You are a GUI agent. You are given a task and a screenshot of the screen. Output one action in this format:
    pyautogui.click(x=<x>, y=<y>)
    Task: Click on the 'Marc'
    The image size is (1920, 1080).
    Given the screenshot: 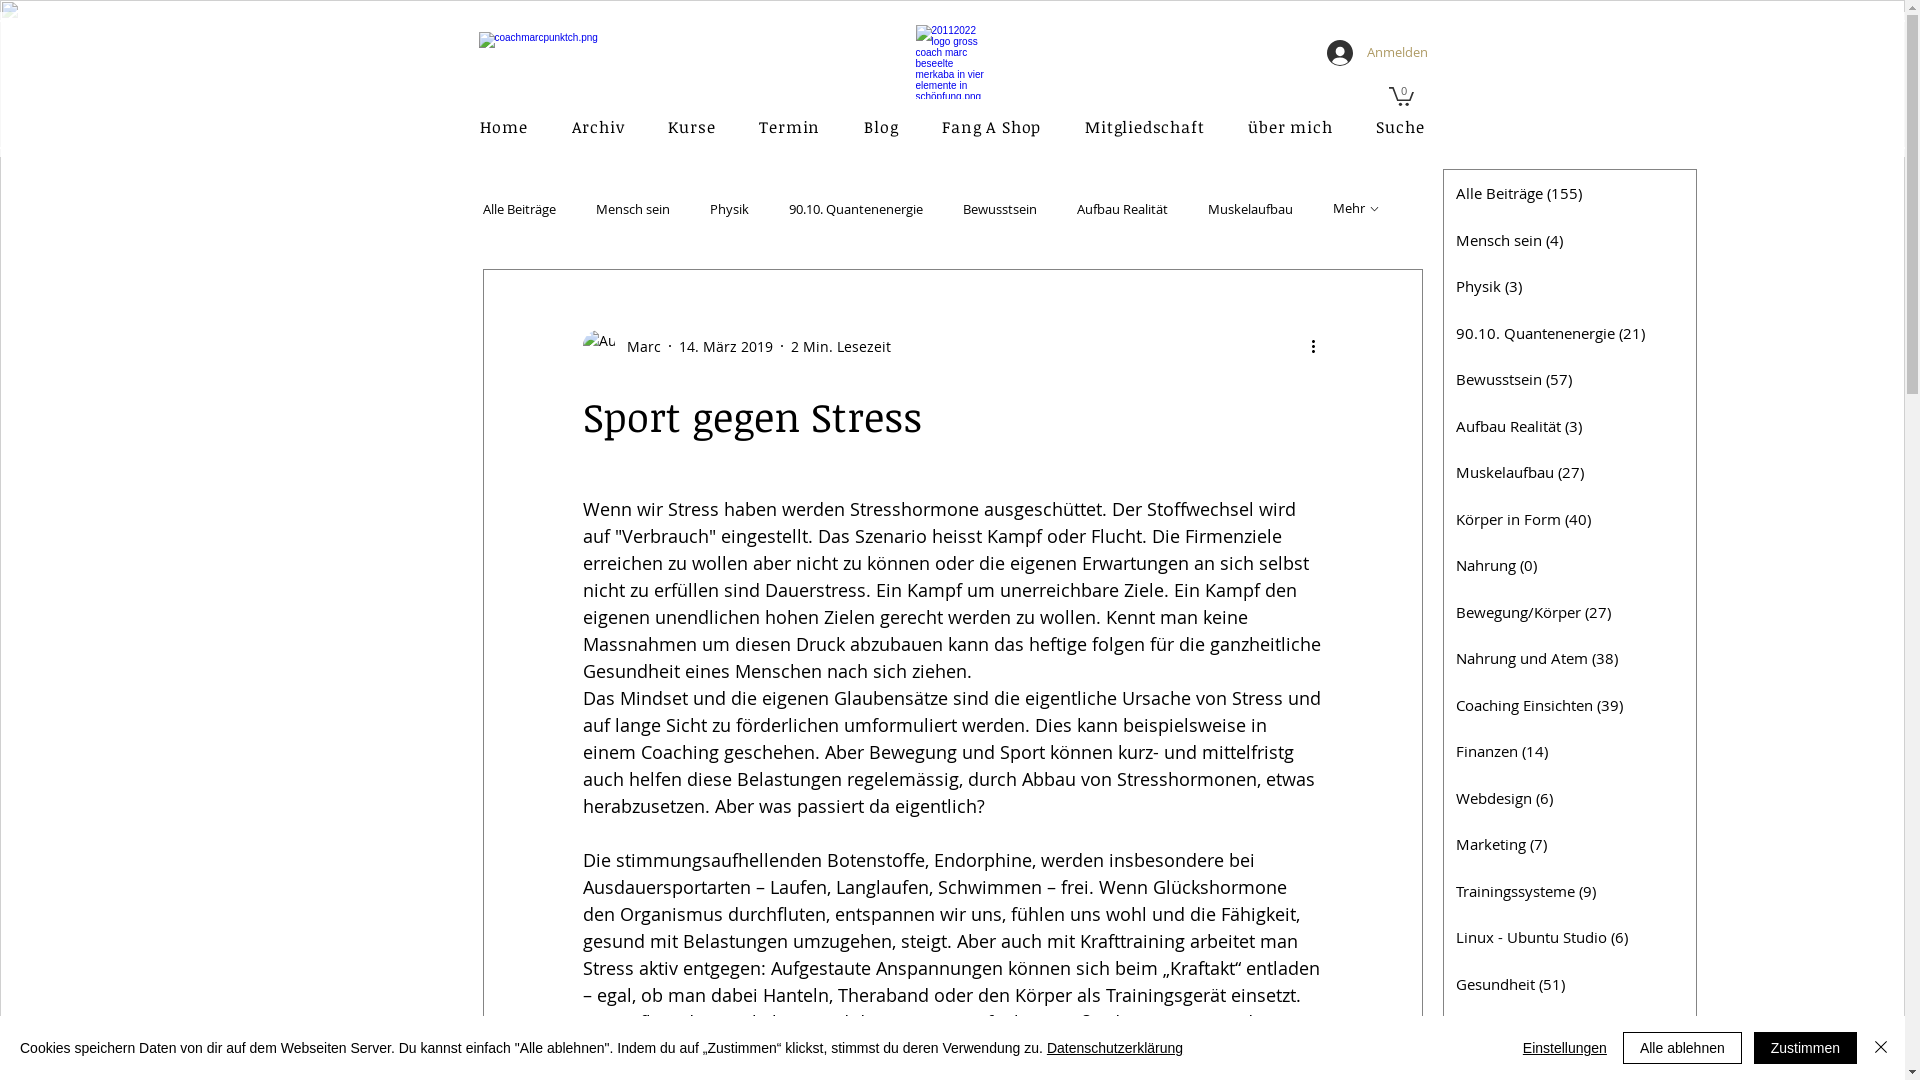 What is the action you would take?
    pyautogui.click(x=619, y=345)
    